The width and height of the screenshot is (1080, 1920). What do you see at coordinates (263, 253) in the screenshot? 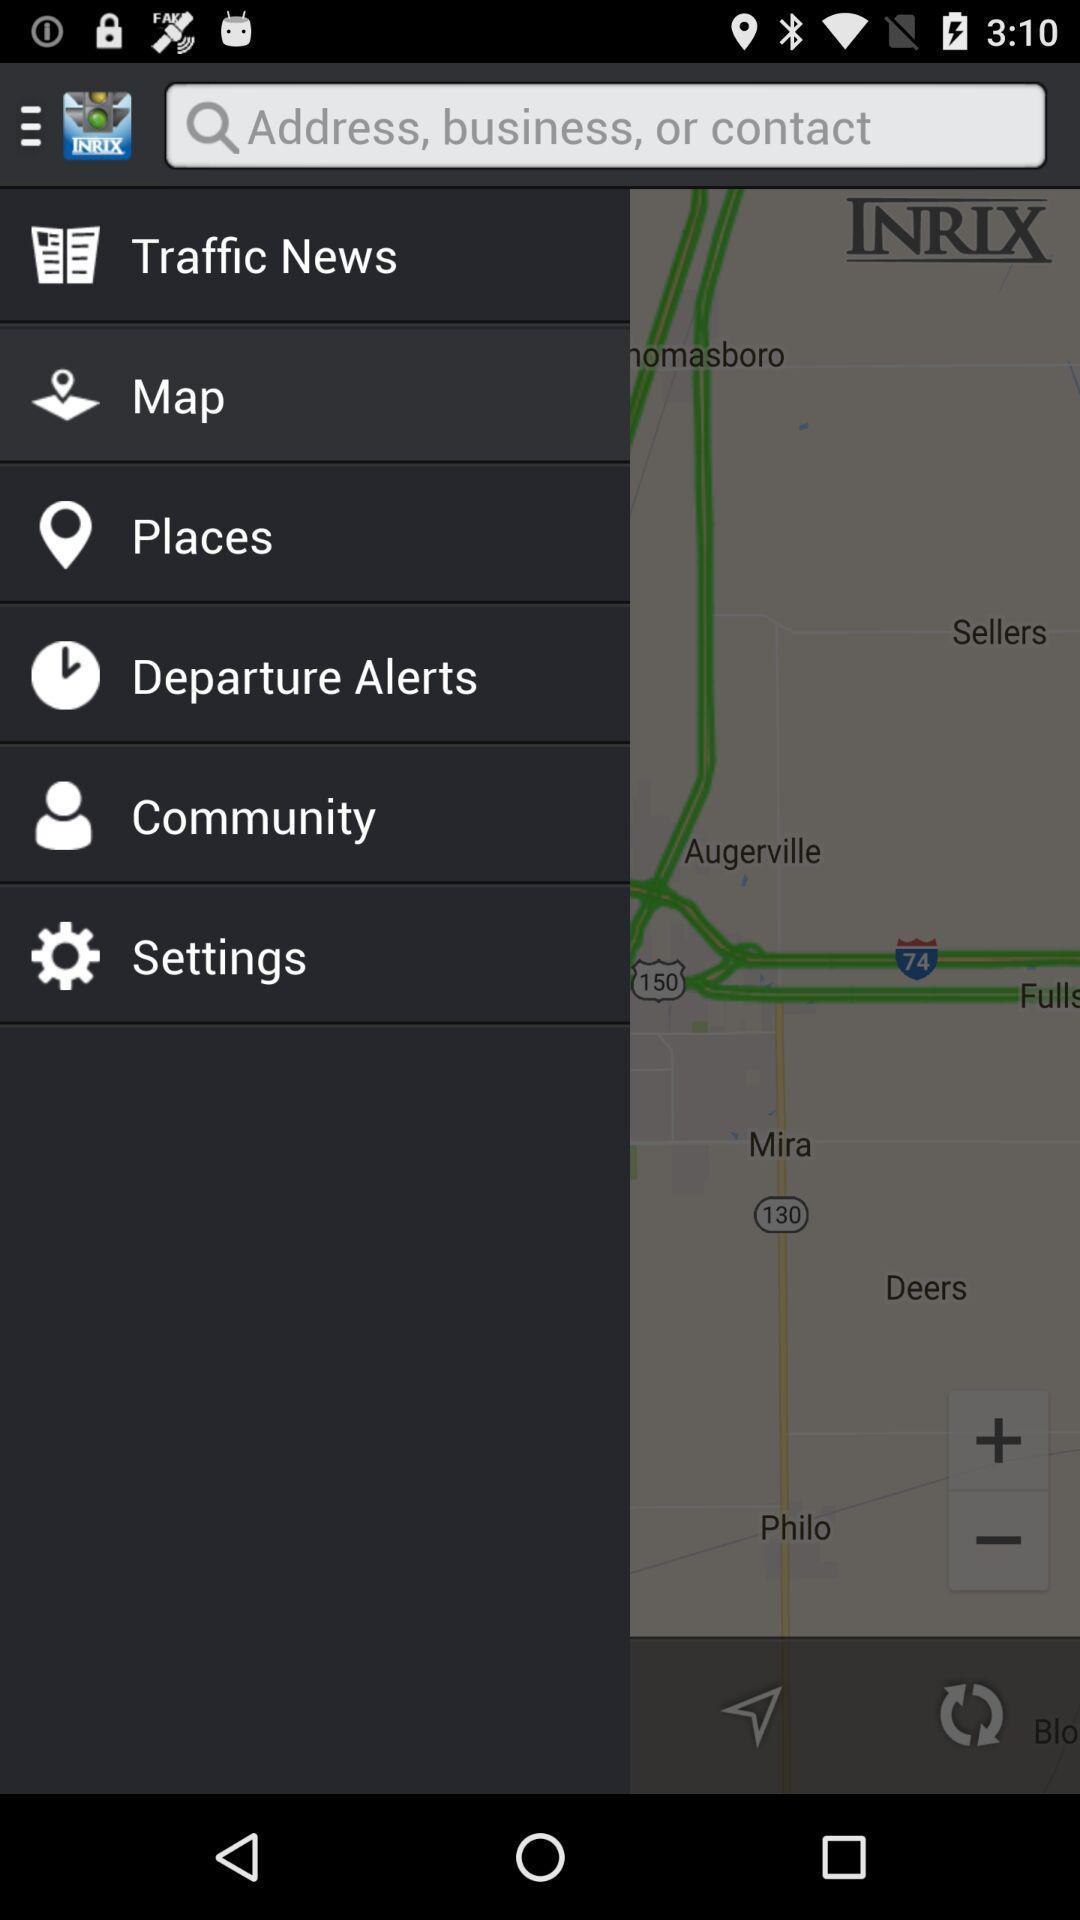
I see `the traffic news item` at bounding box center [263, 253].